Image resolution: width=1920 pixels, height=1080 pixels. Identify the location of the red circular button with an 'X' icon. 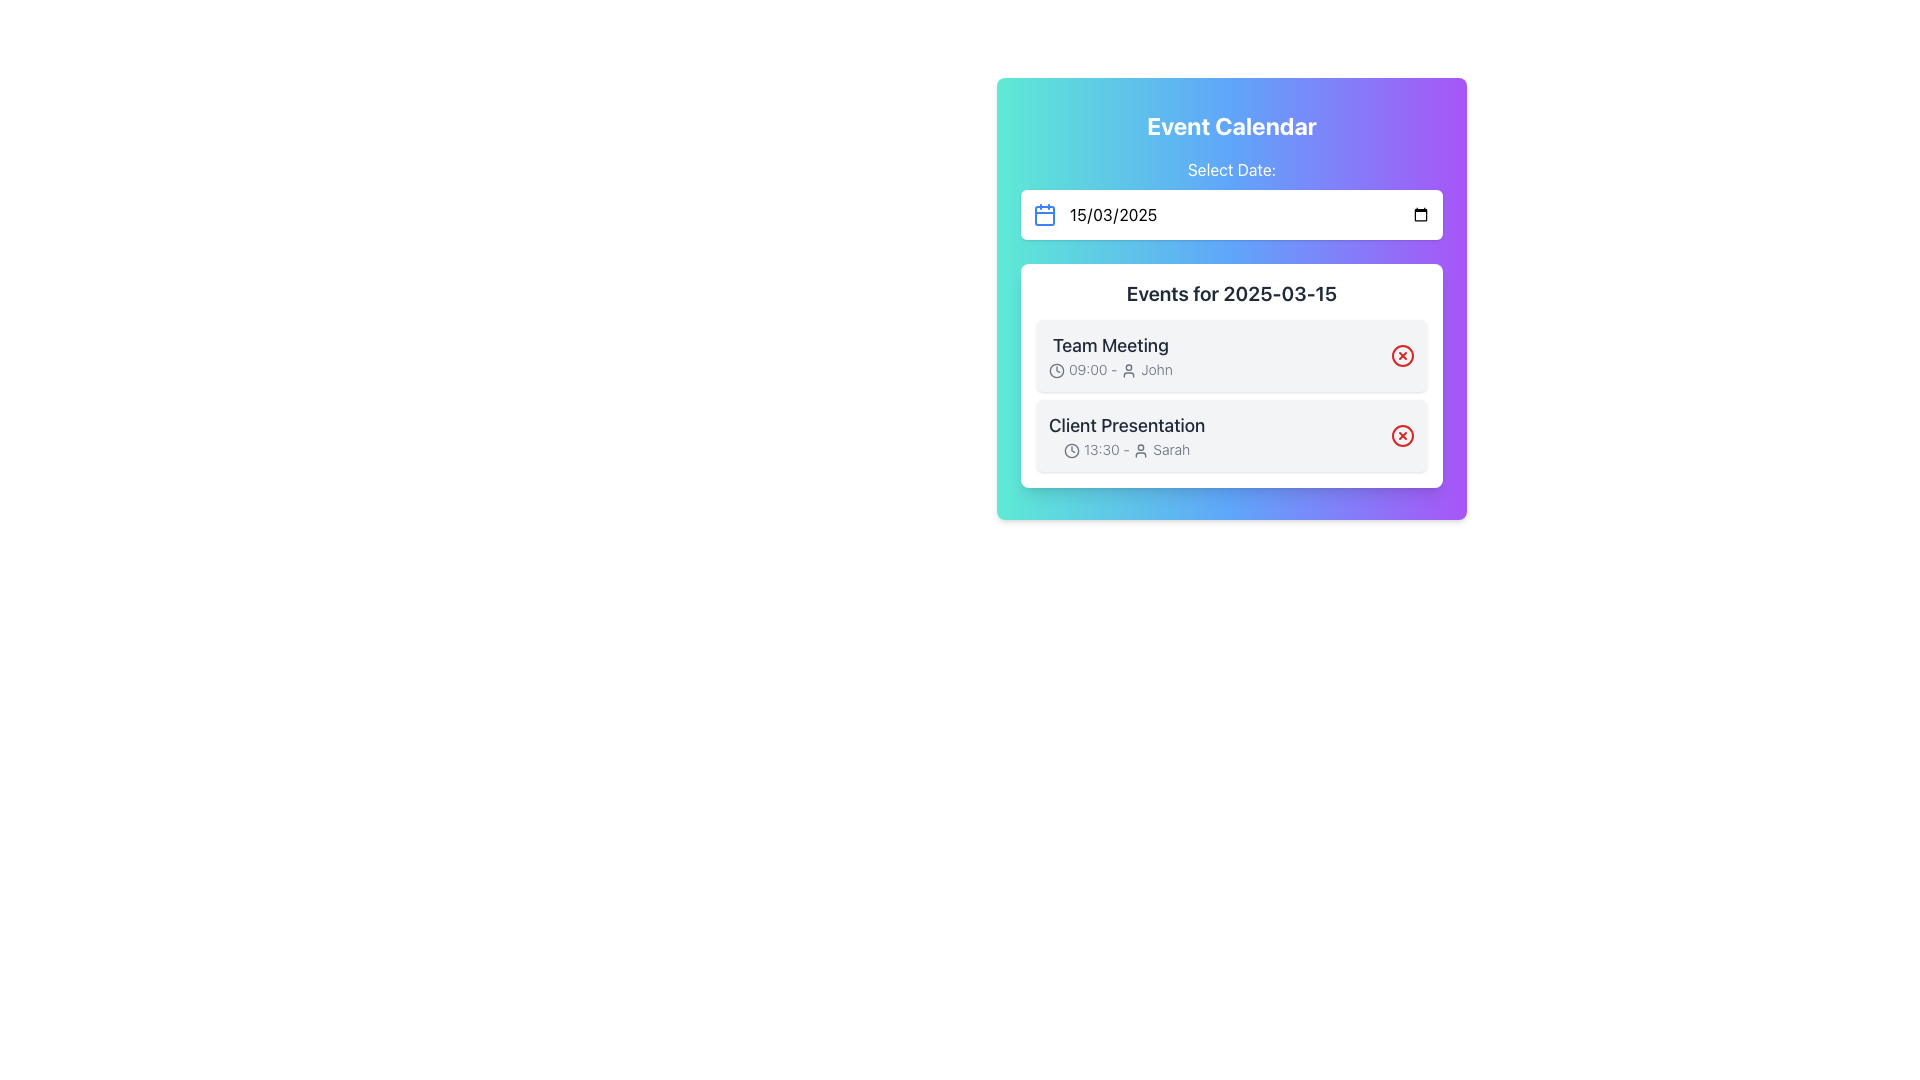
(1401, 434).